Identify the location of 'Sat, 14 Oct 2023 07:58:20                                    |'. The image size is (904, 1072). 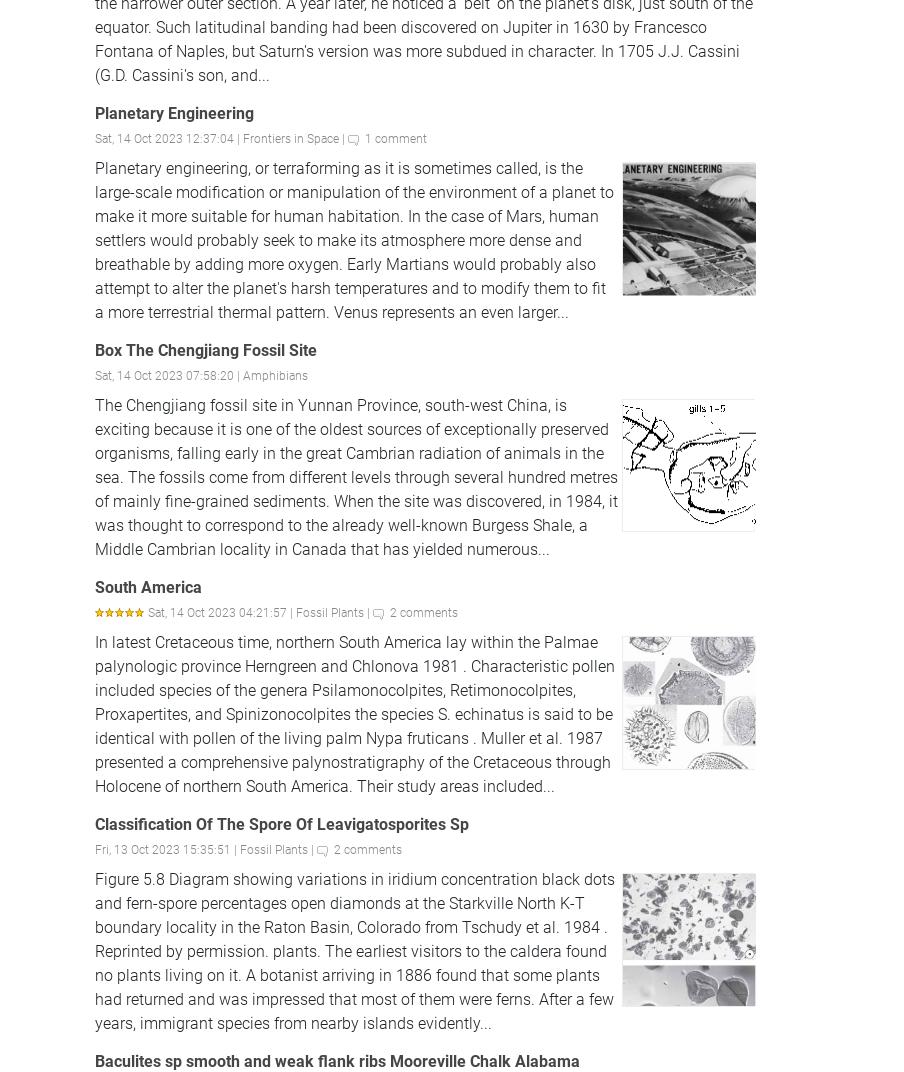
(167, 374).